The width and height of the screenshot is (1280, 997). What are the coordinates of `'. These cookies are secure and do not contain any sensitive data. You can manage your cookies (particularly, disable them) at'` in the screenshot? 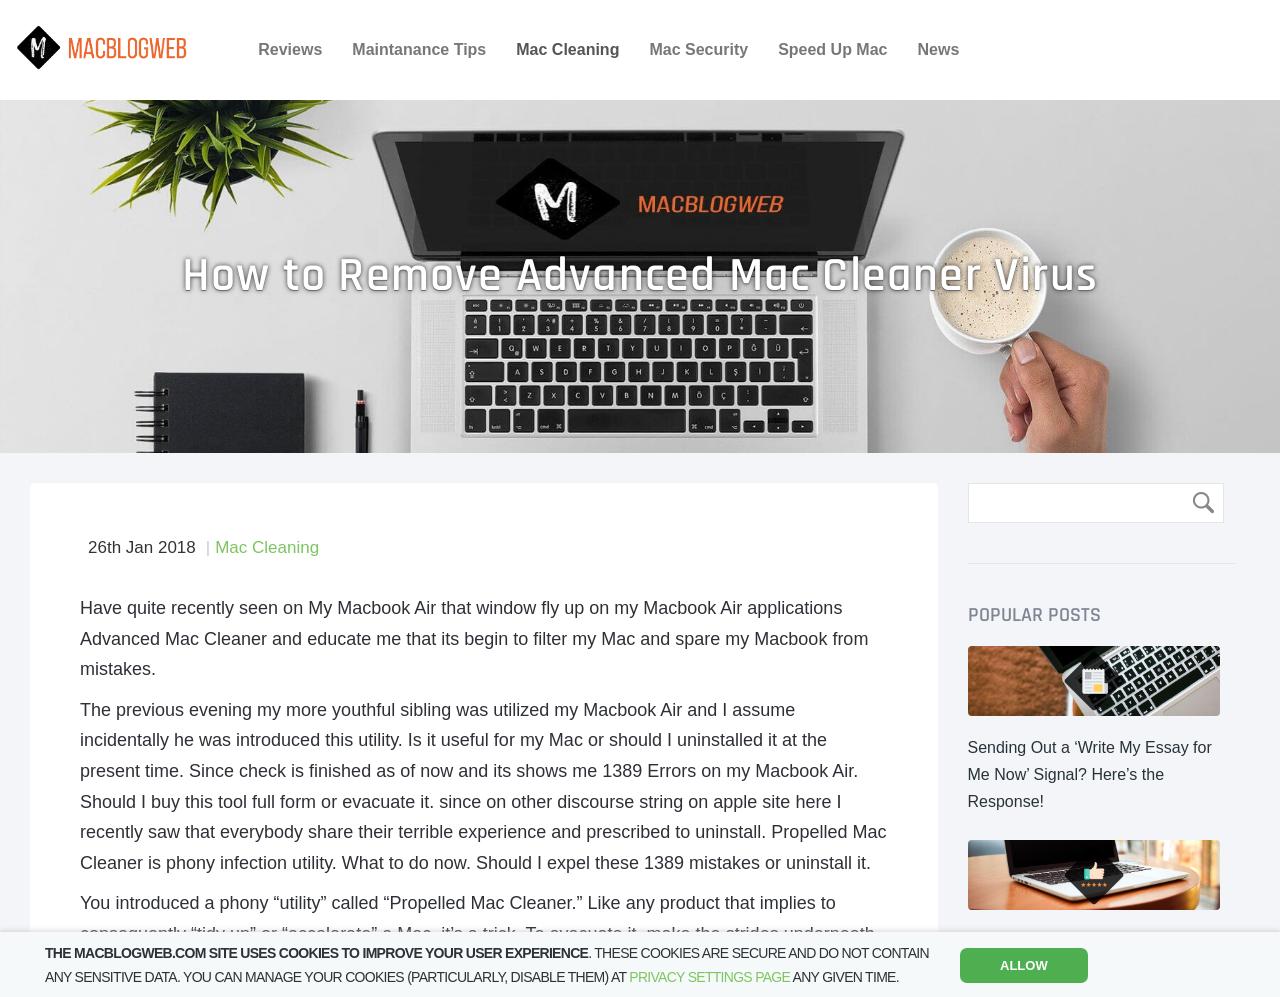 It's located at (45, 963).